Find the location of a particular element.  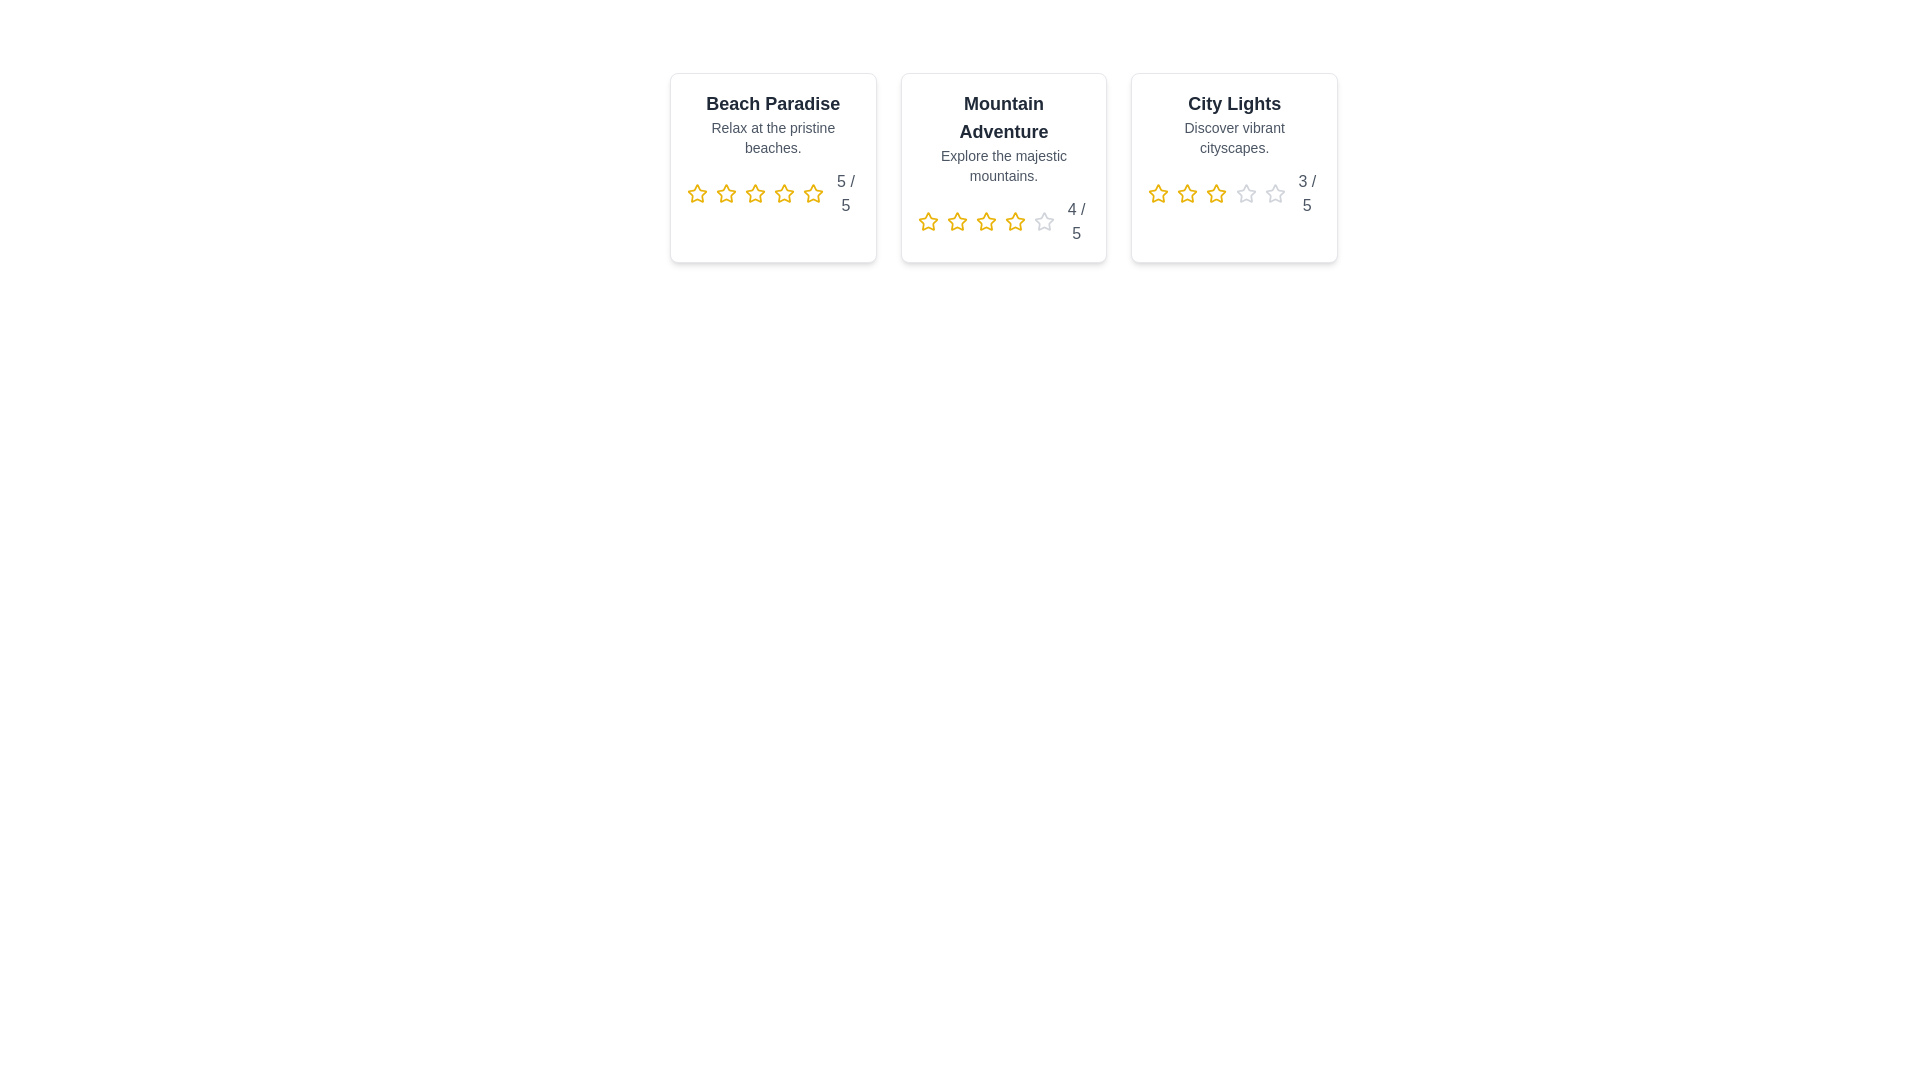

the rating for a destination to 2 stars by clicking on the corresponding star icon is located at coordinates (725, 193).